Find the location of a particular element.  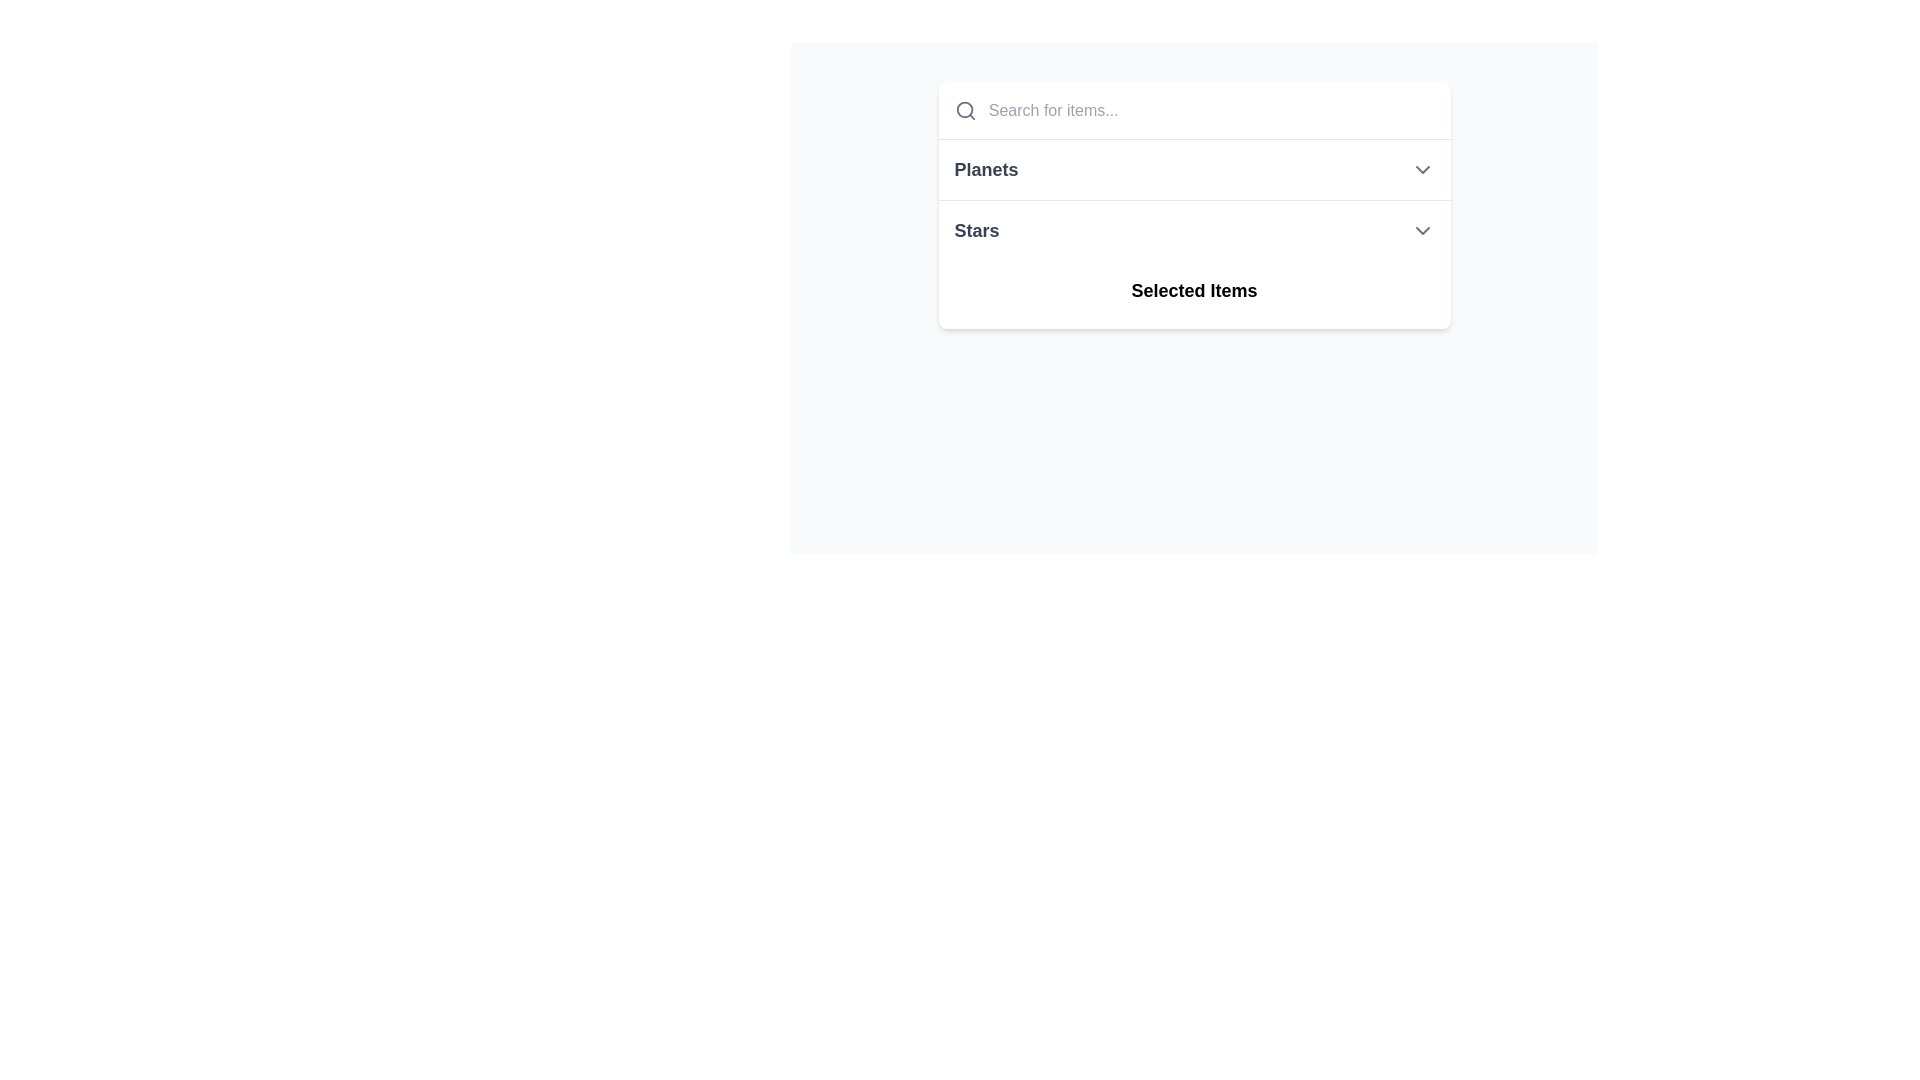

the third Text label element, which serves as a section header, positioned below 'Stars' is located at coordinates (1194, 294).